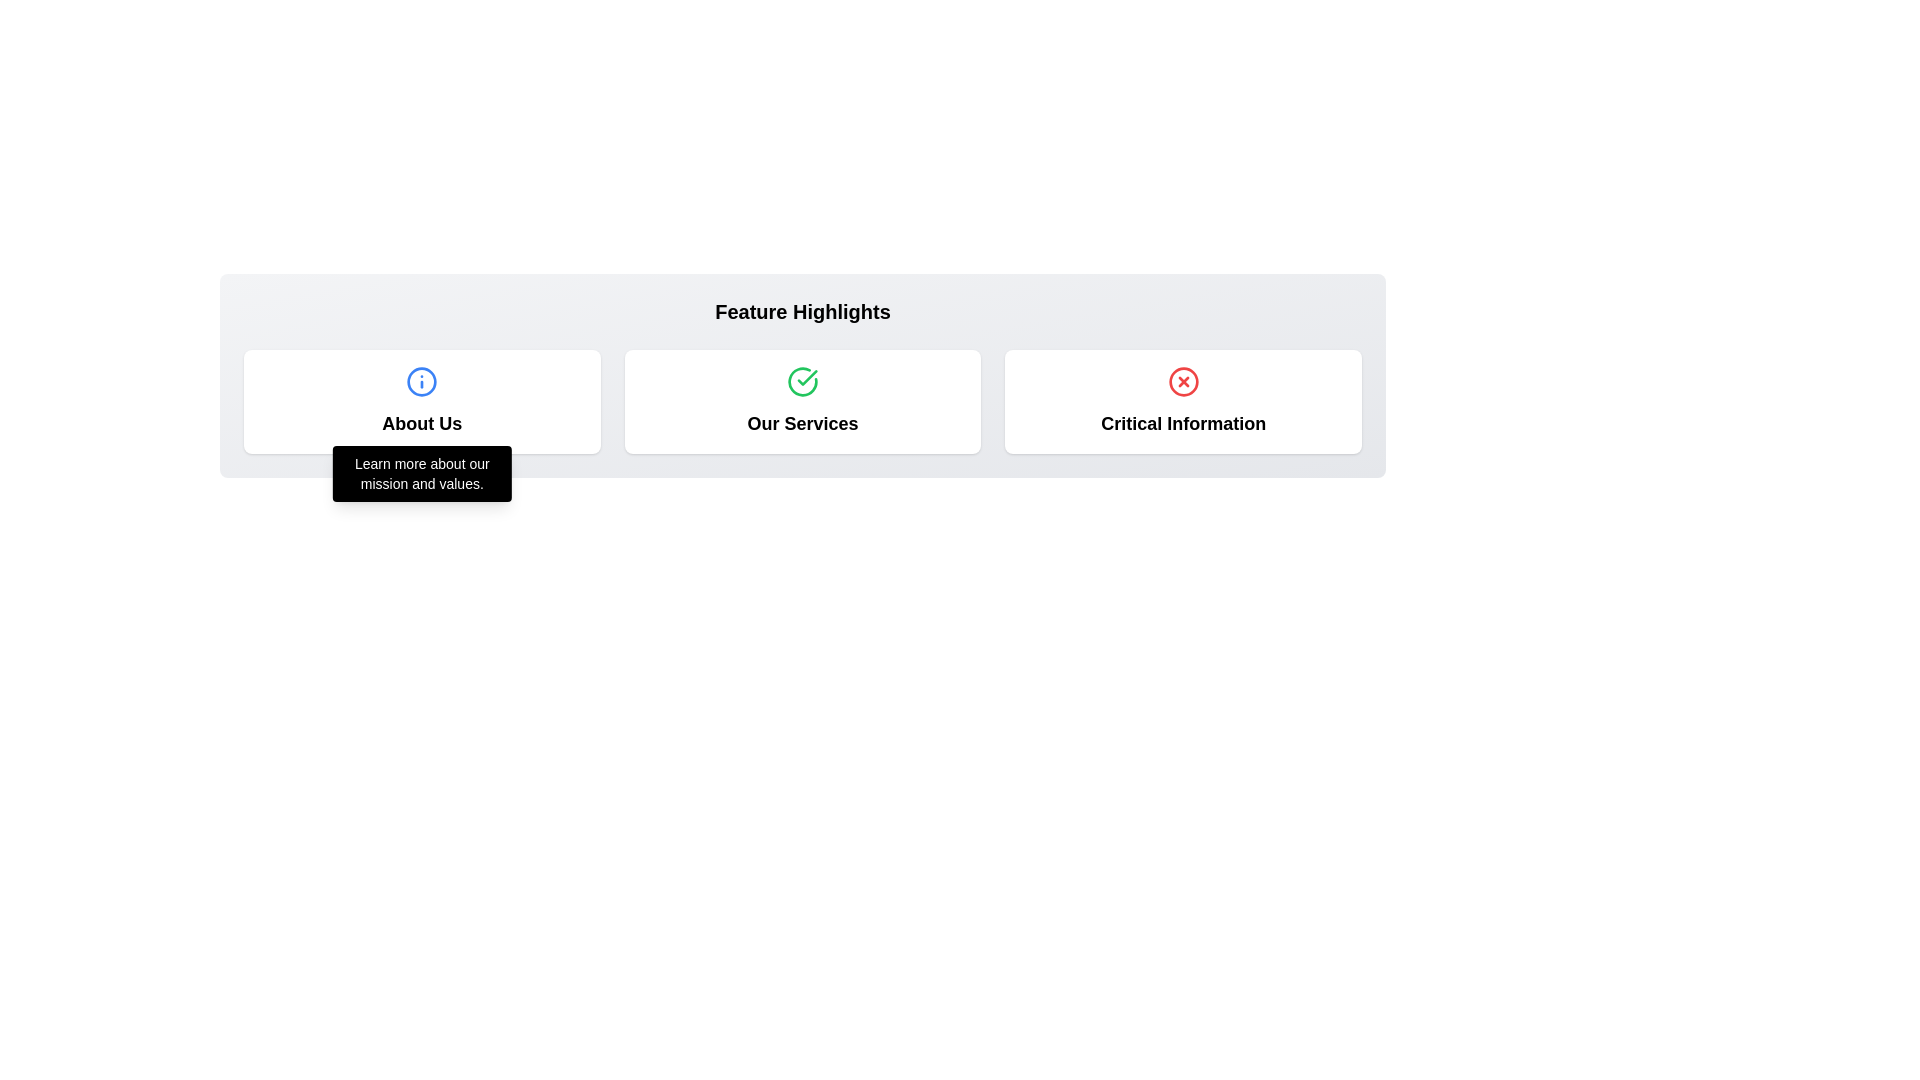 Image resolution: width=1920 pixels, height=1080 pixels. I want to click on details displayed in the card titled 'About Us' which contains an information icon and a tooltip with a description about the mission and values, so click(421, 401).